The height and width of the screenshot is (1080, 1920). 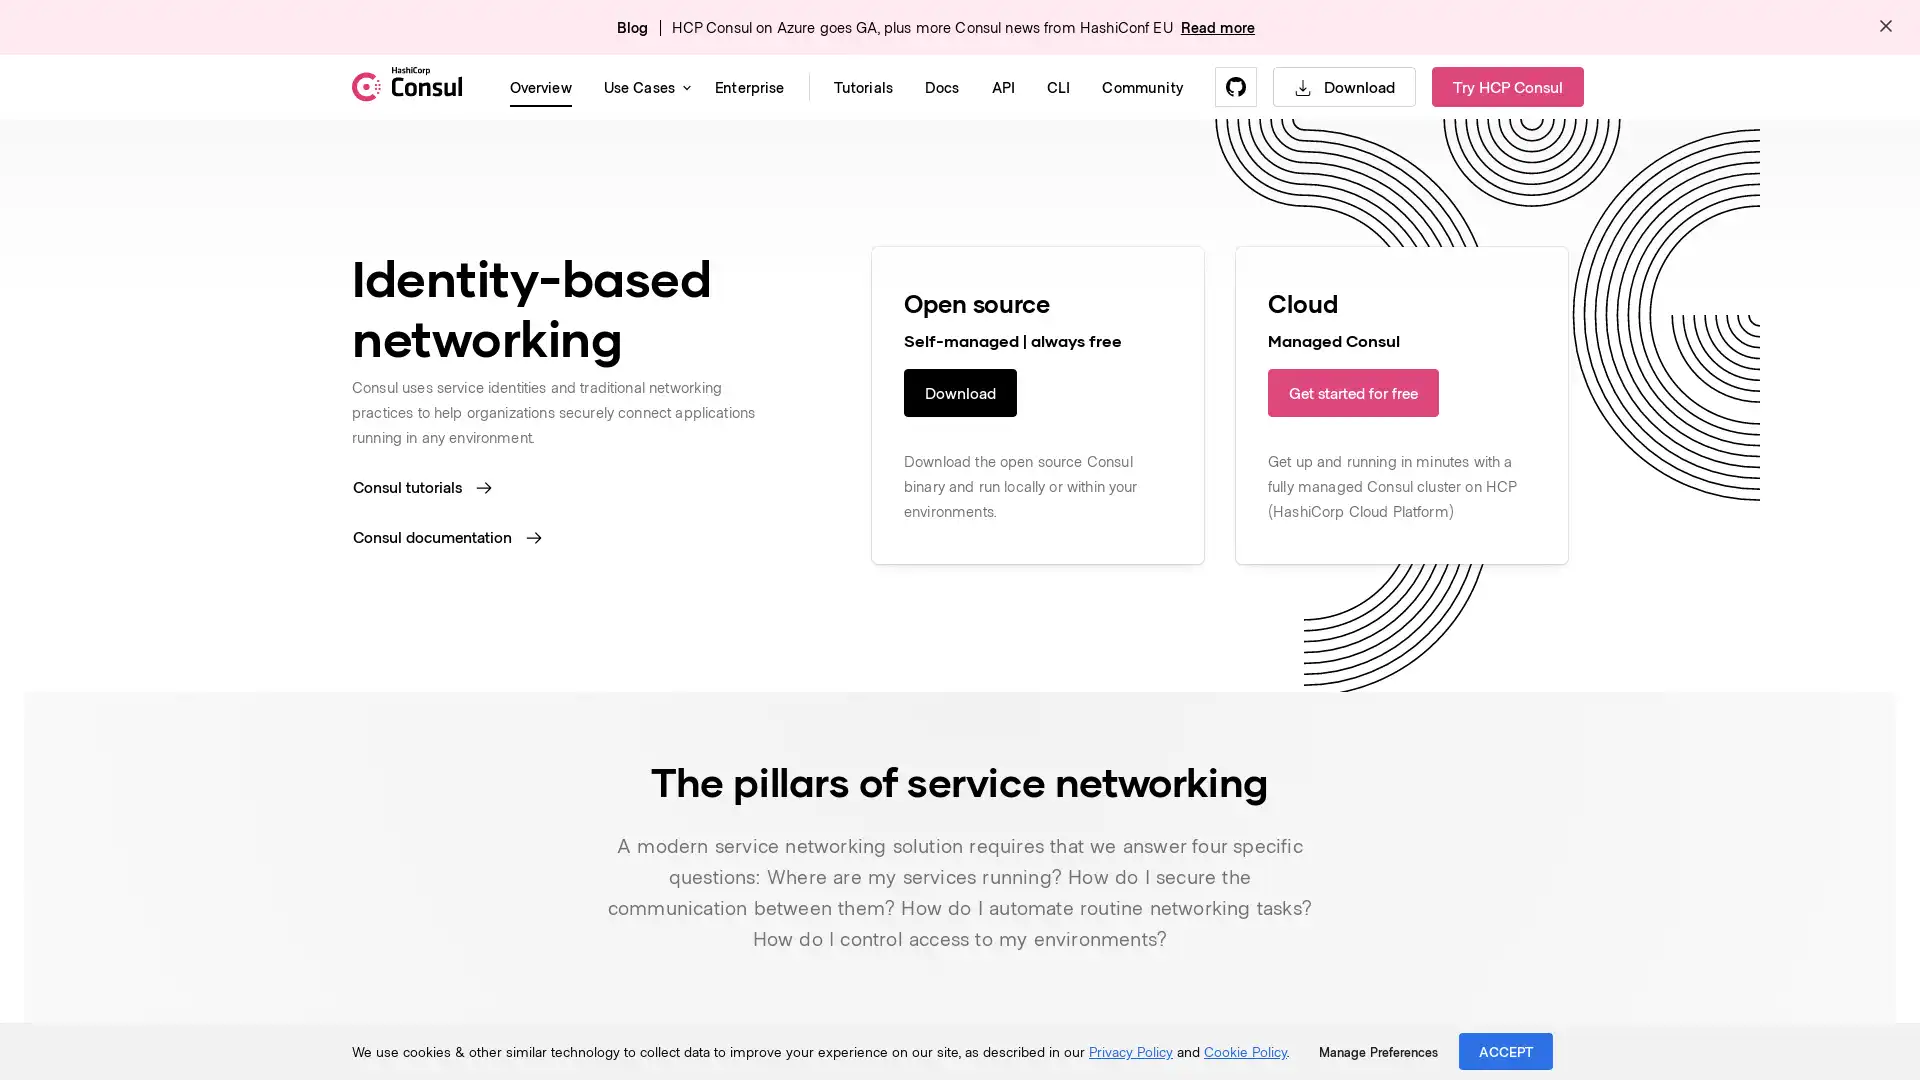 I want to click on ACCEPT, so click(x=1506, y=1050).